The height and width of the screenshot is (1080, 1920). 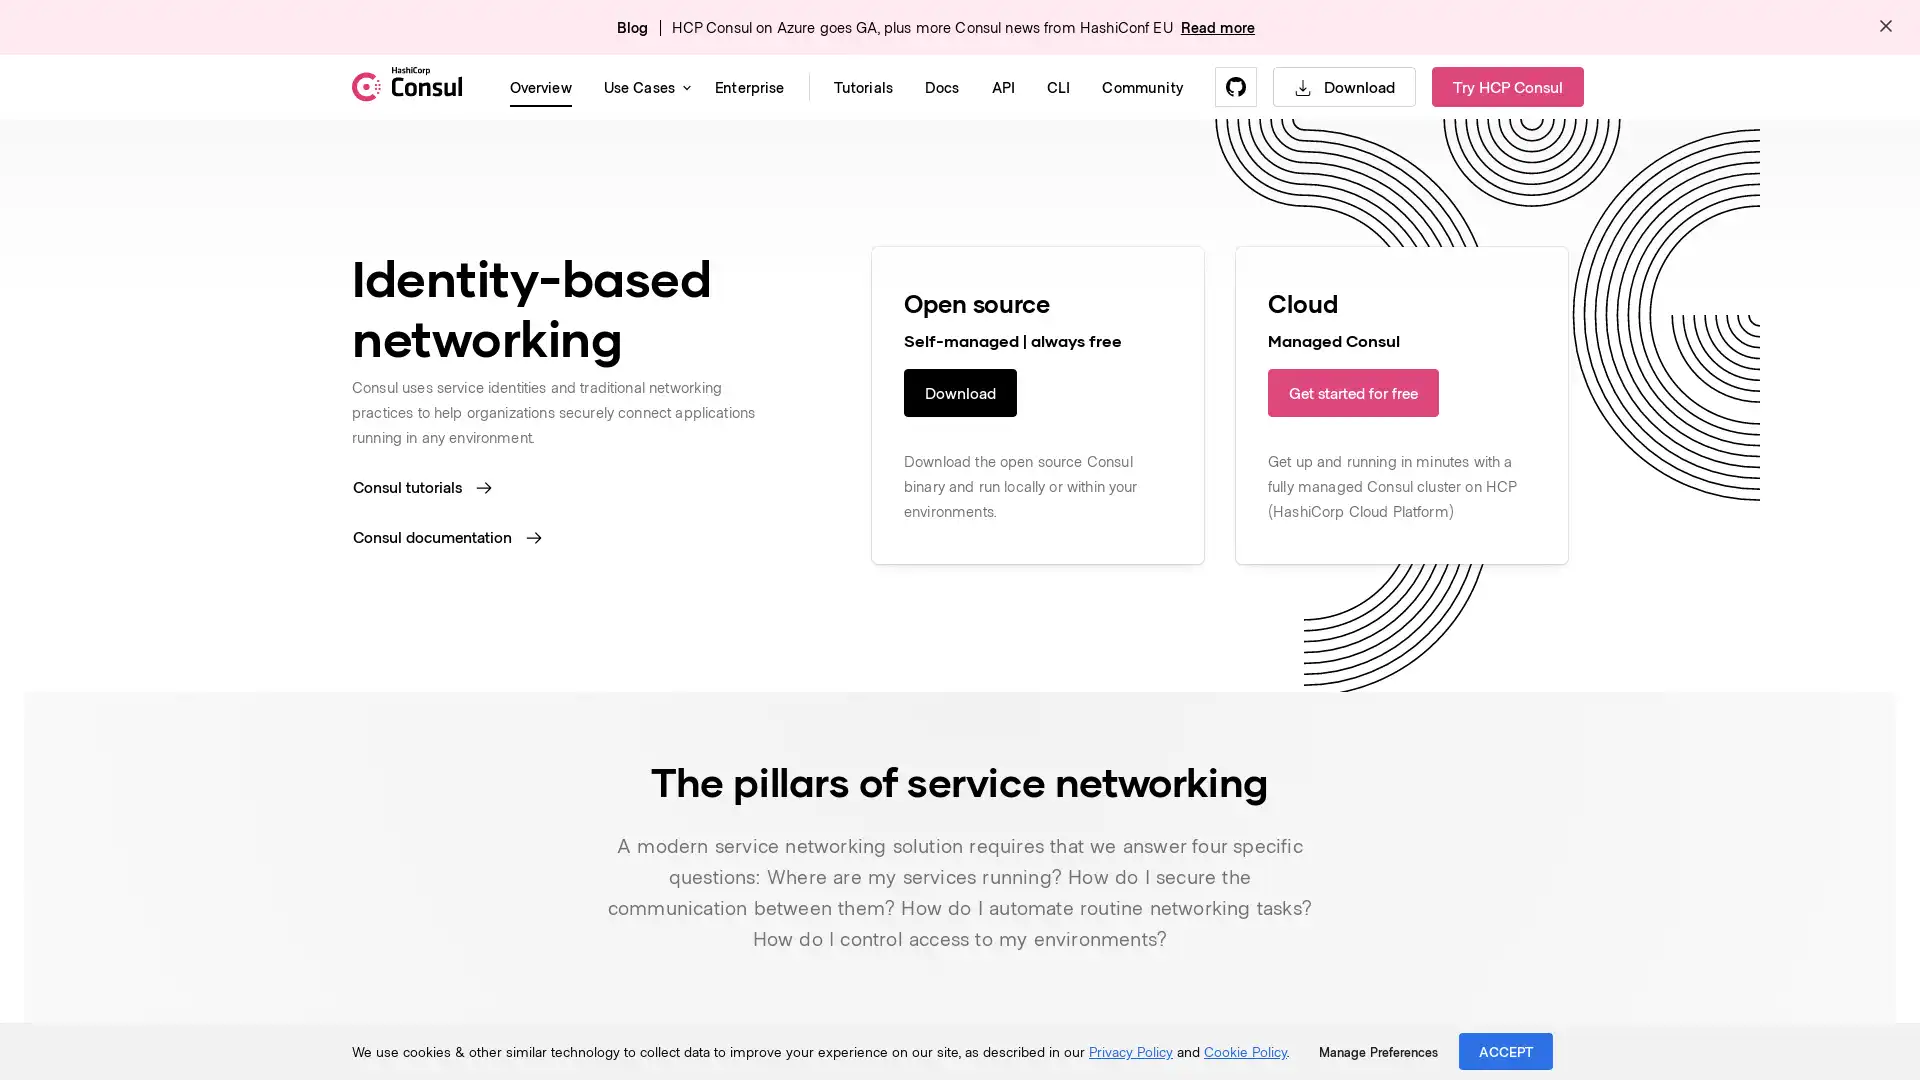 I want to click on ACCEPT, so click(x=1506, y=1050).